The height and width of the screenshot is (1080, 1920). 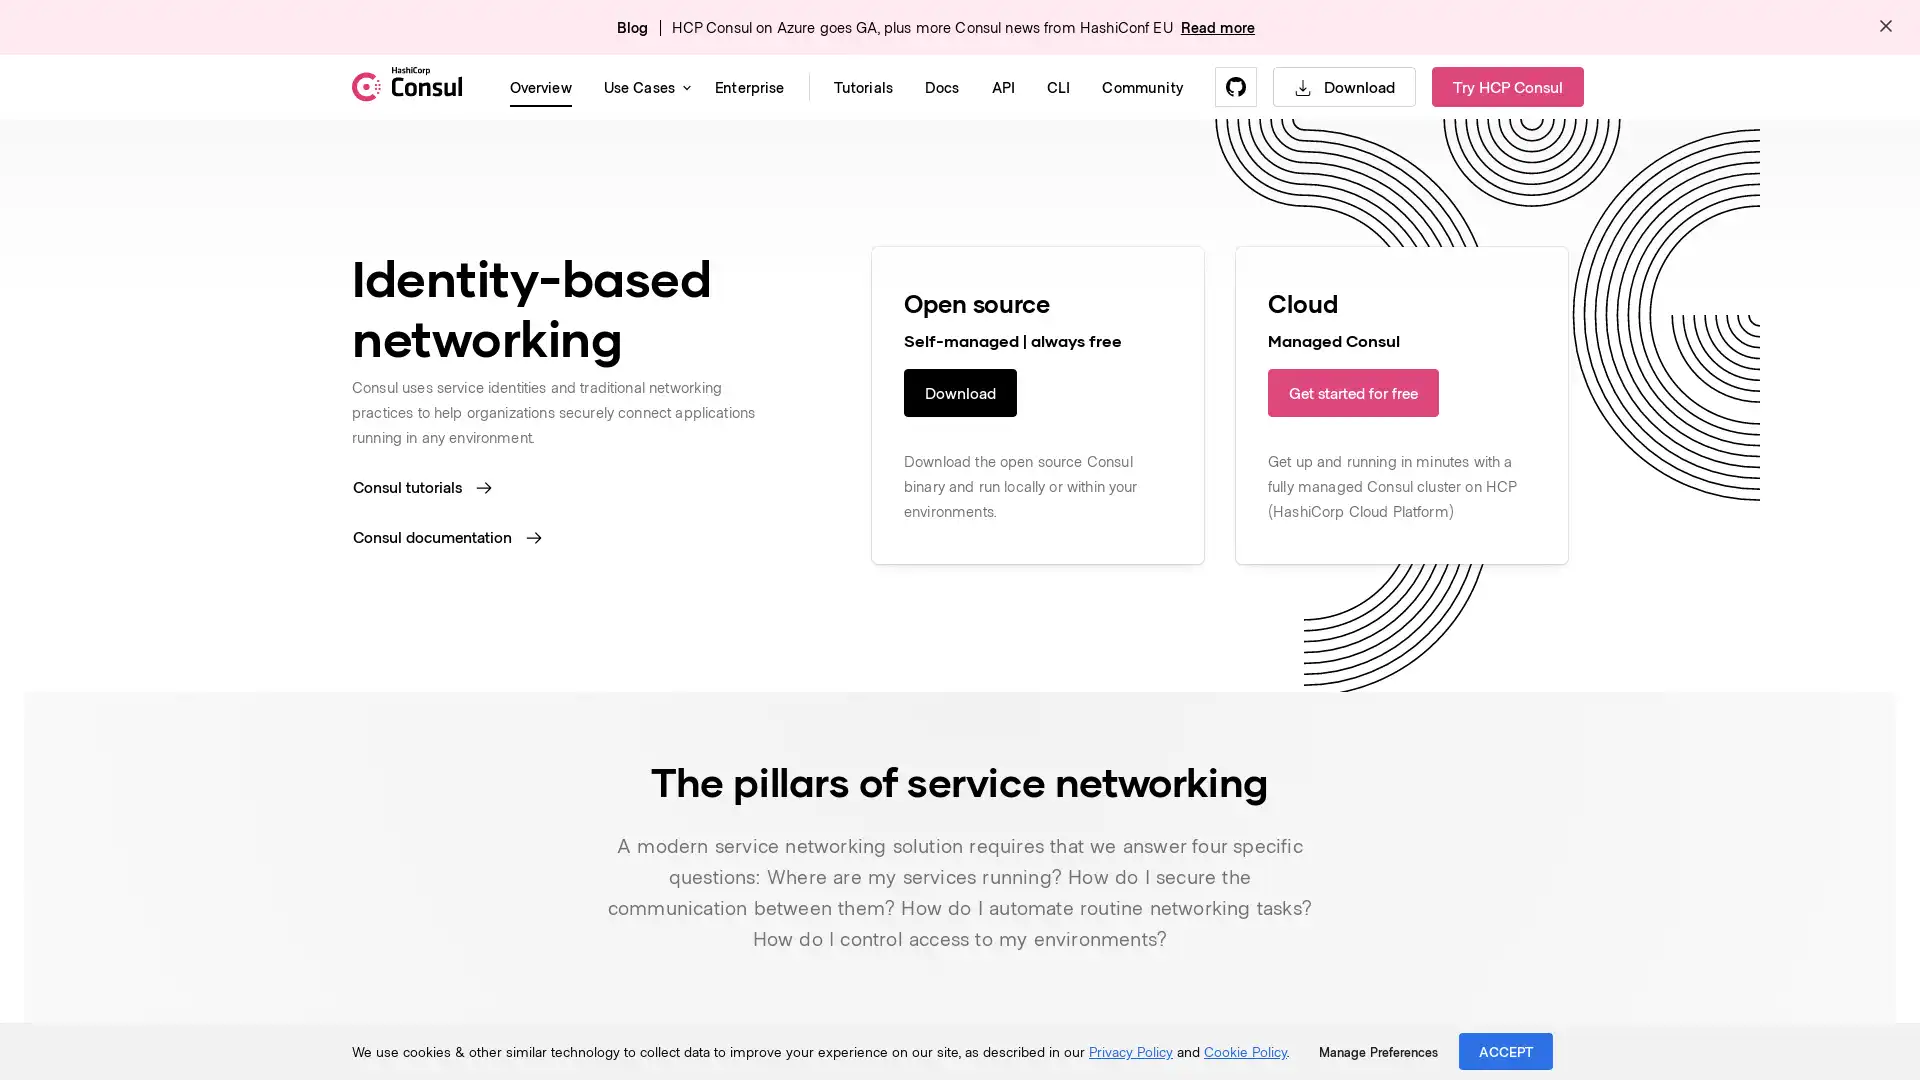 I want to click on ACCEPT, so click(x=1506, y=1050).